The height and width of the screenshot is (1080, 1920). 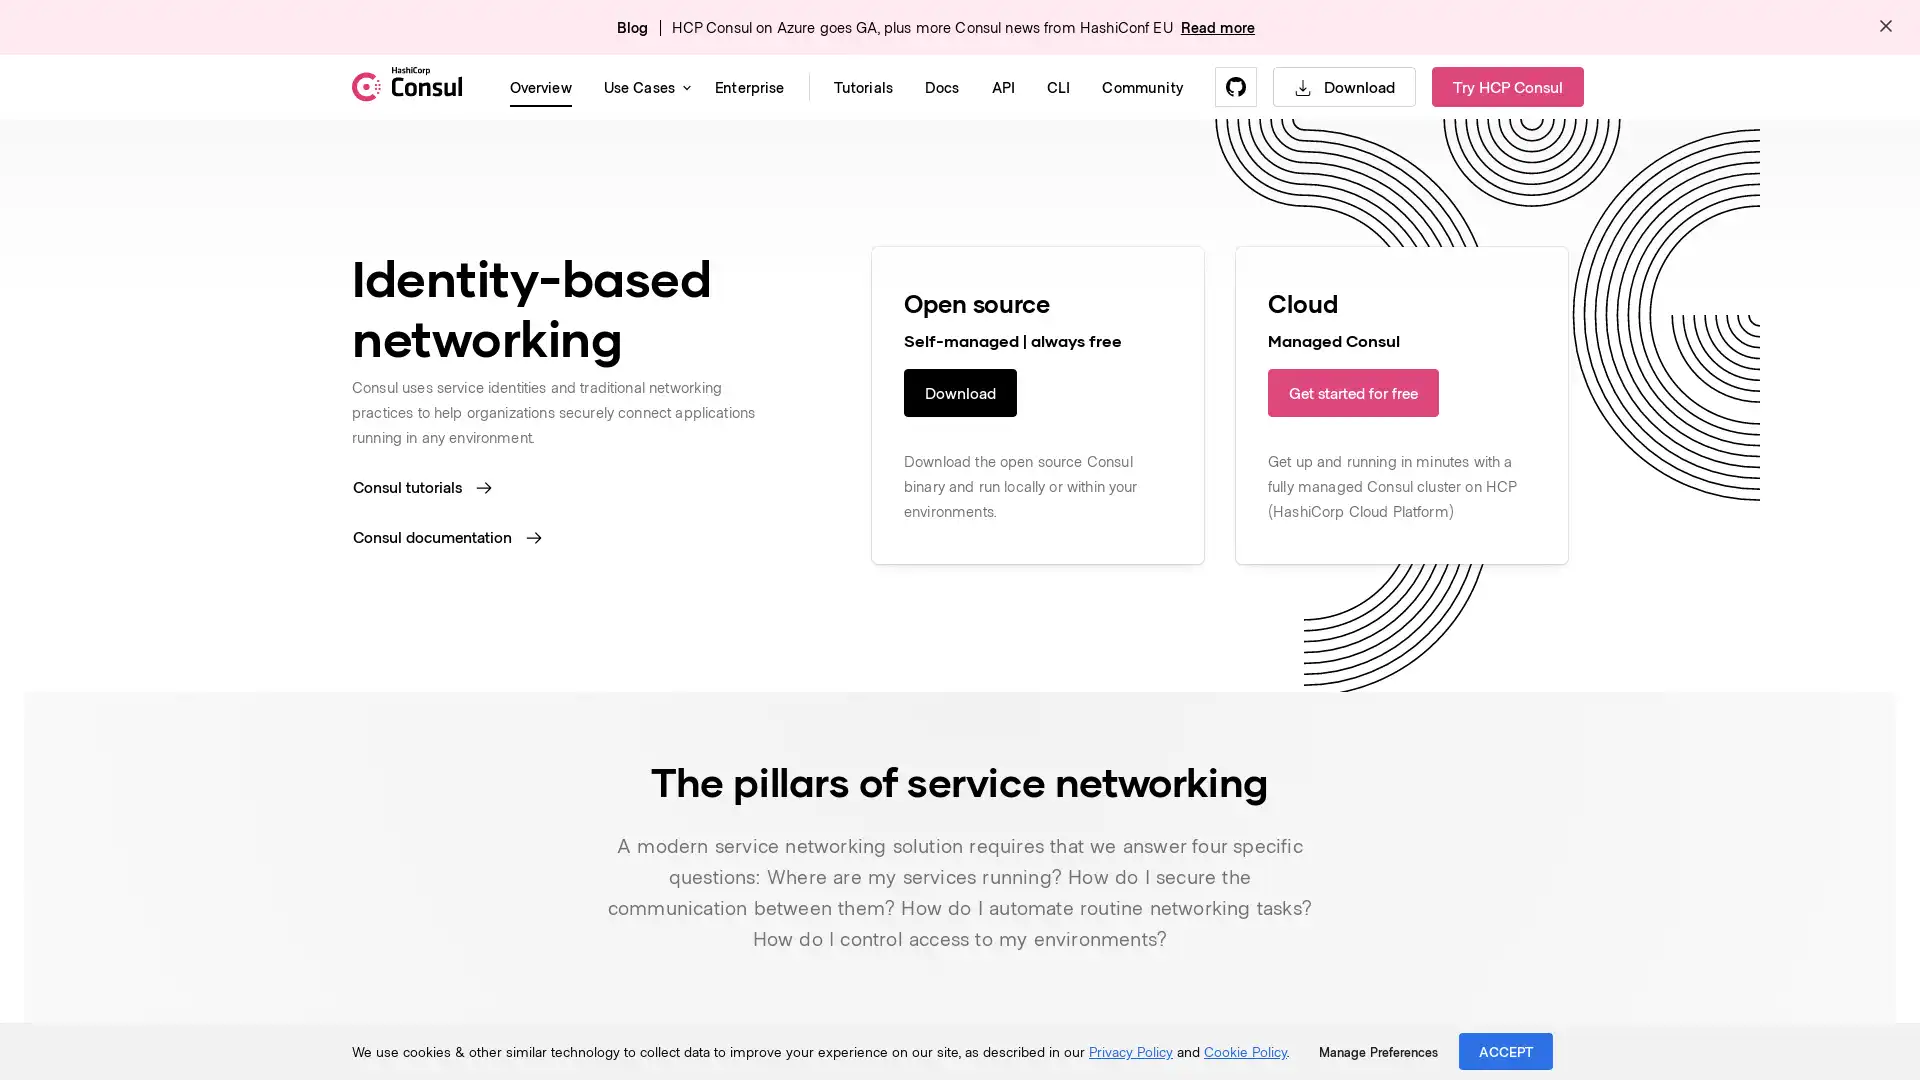 I want to click on ACCEPT, so click(x=1506, y=1050).